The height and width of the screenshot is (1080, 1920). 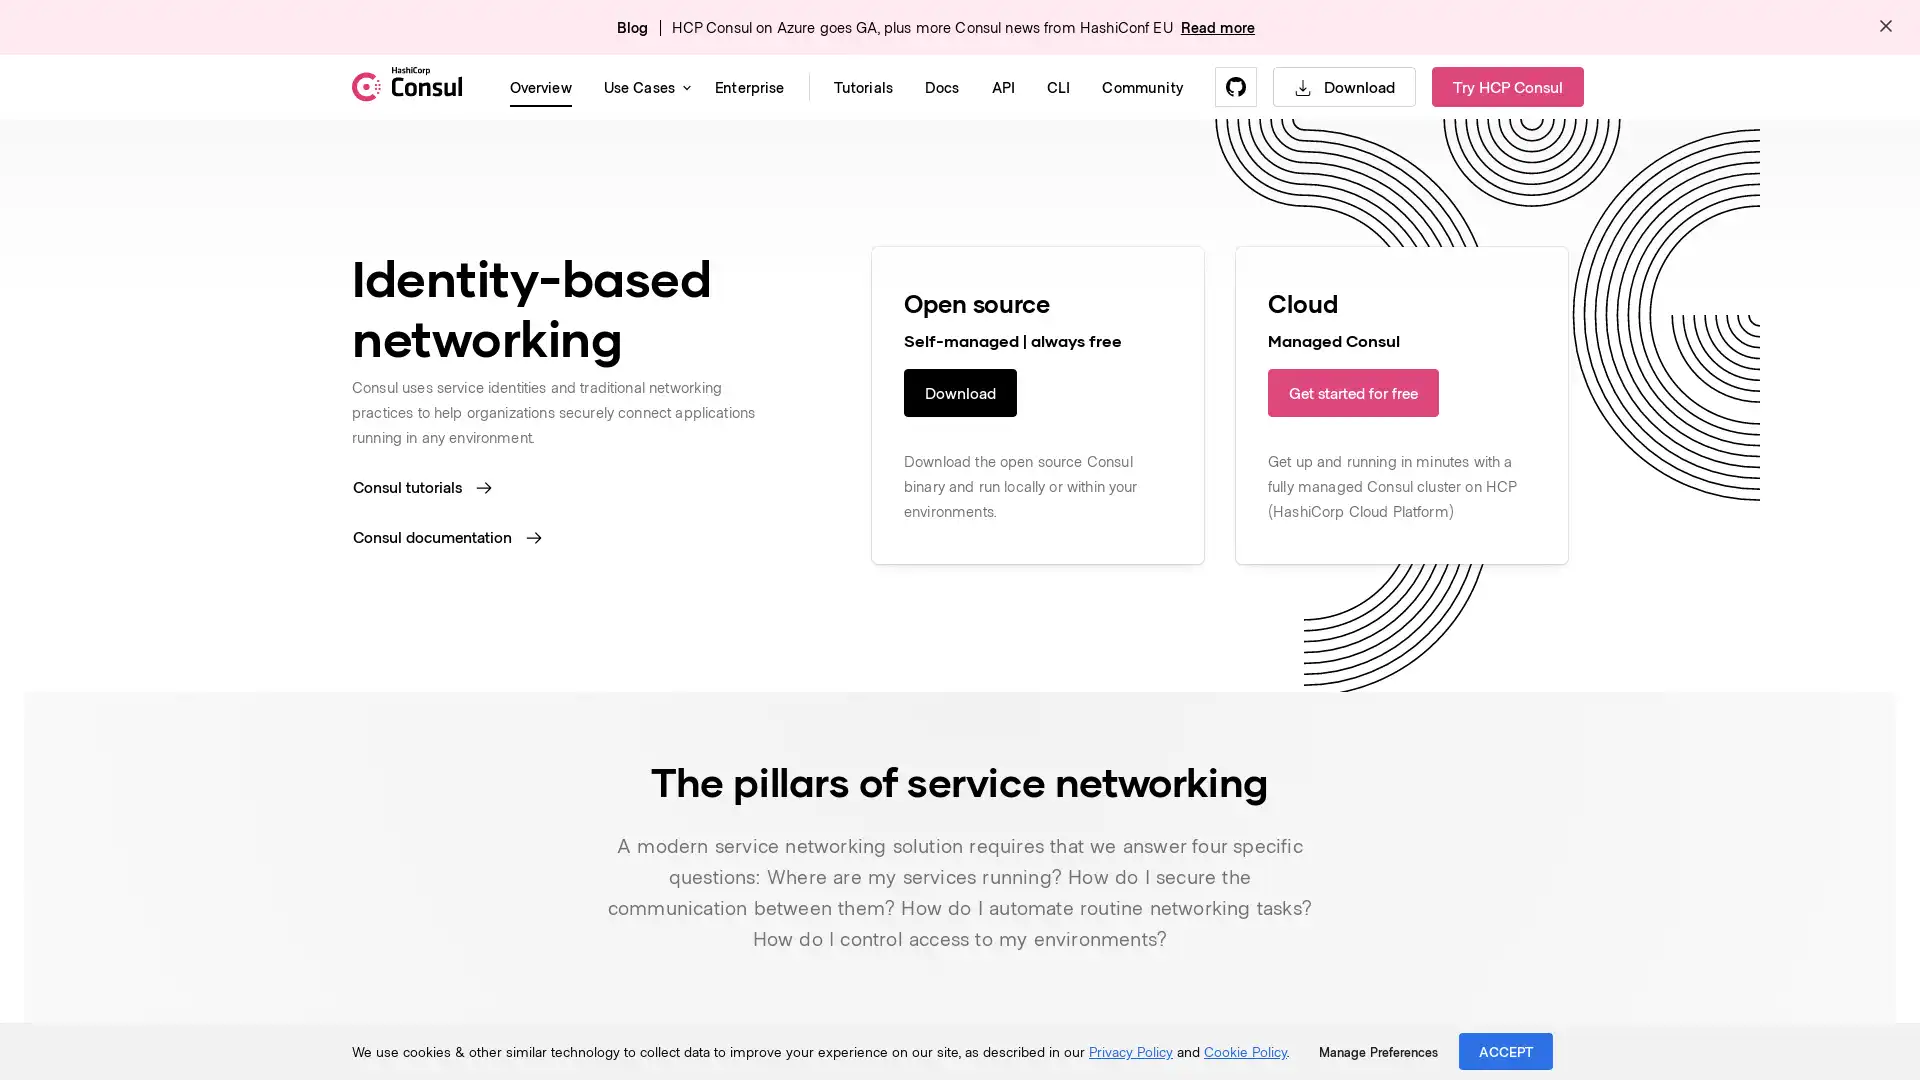 I want to click on ACCEPT, so click(x=1506, y=1050).